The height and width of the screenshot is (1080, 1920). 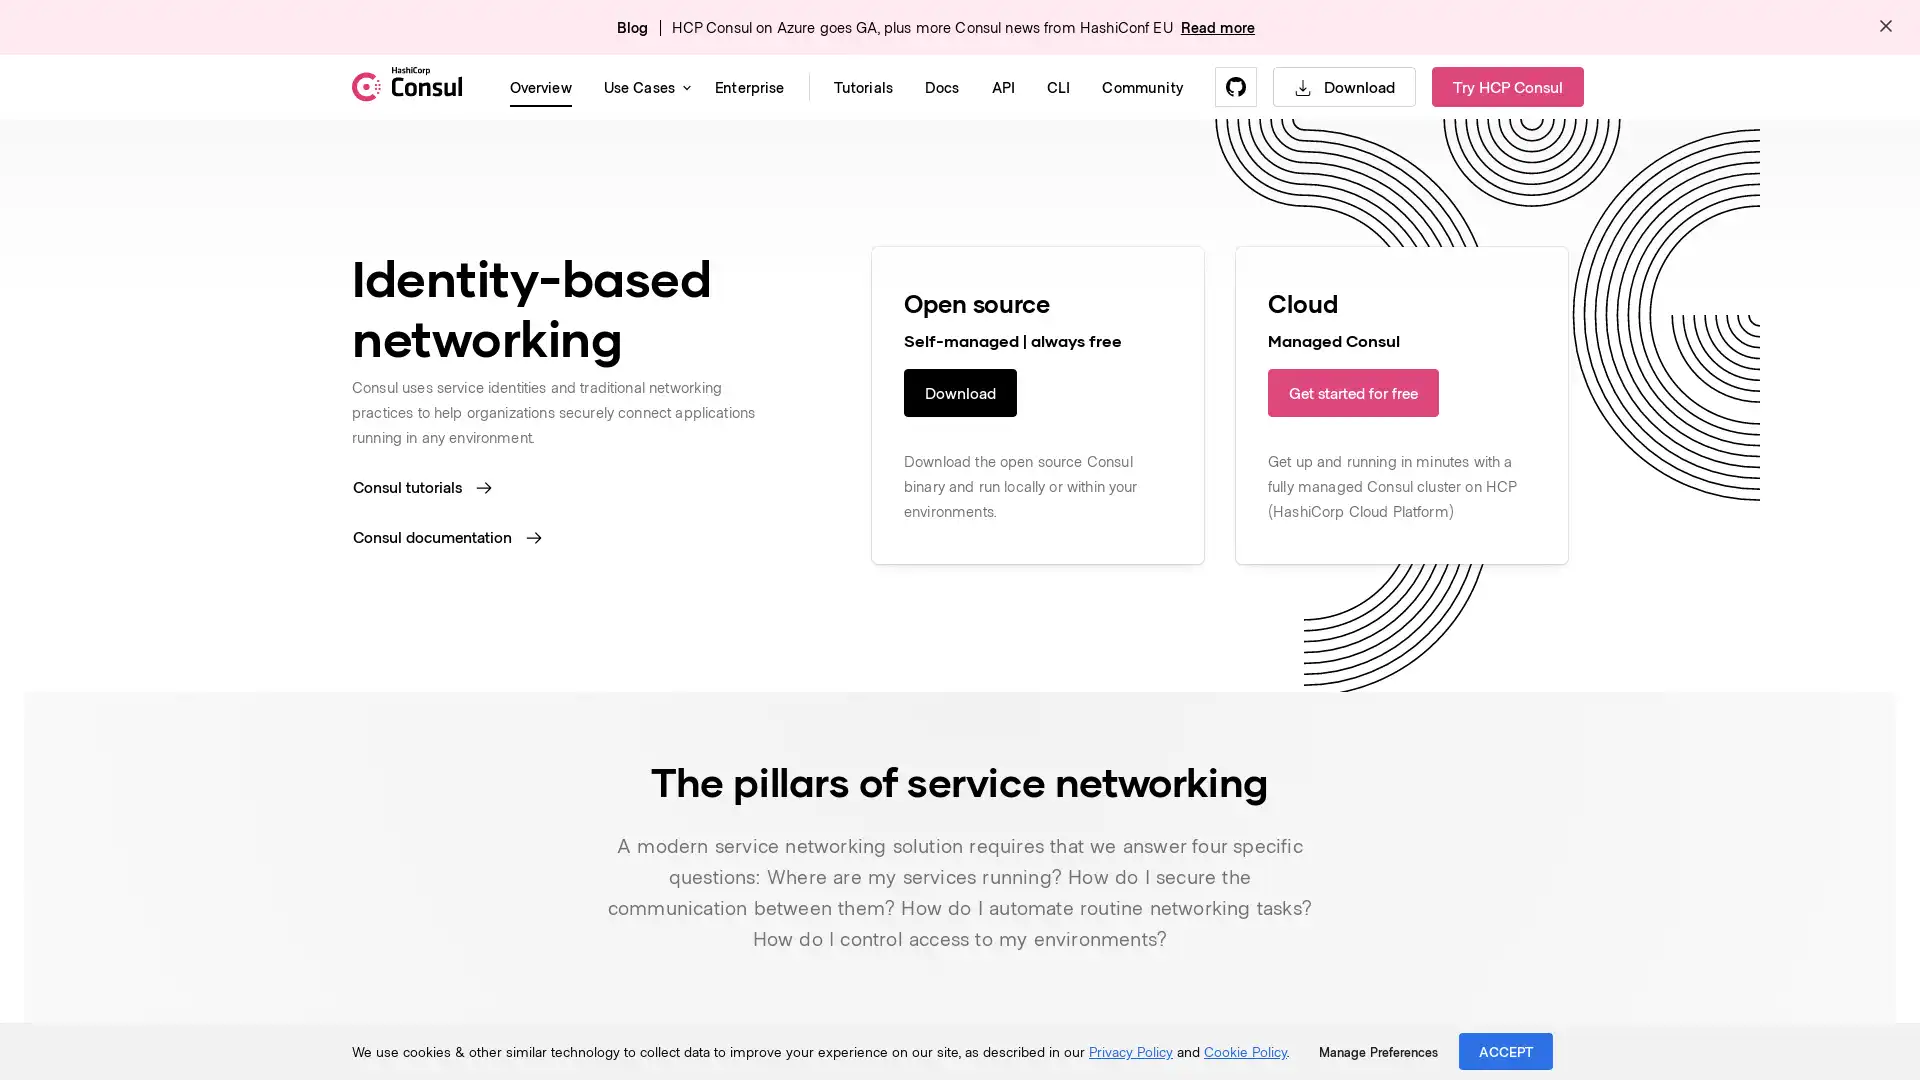 I want to click on ACCEPT, so click(x=1506, y=1050).